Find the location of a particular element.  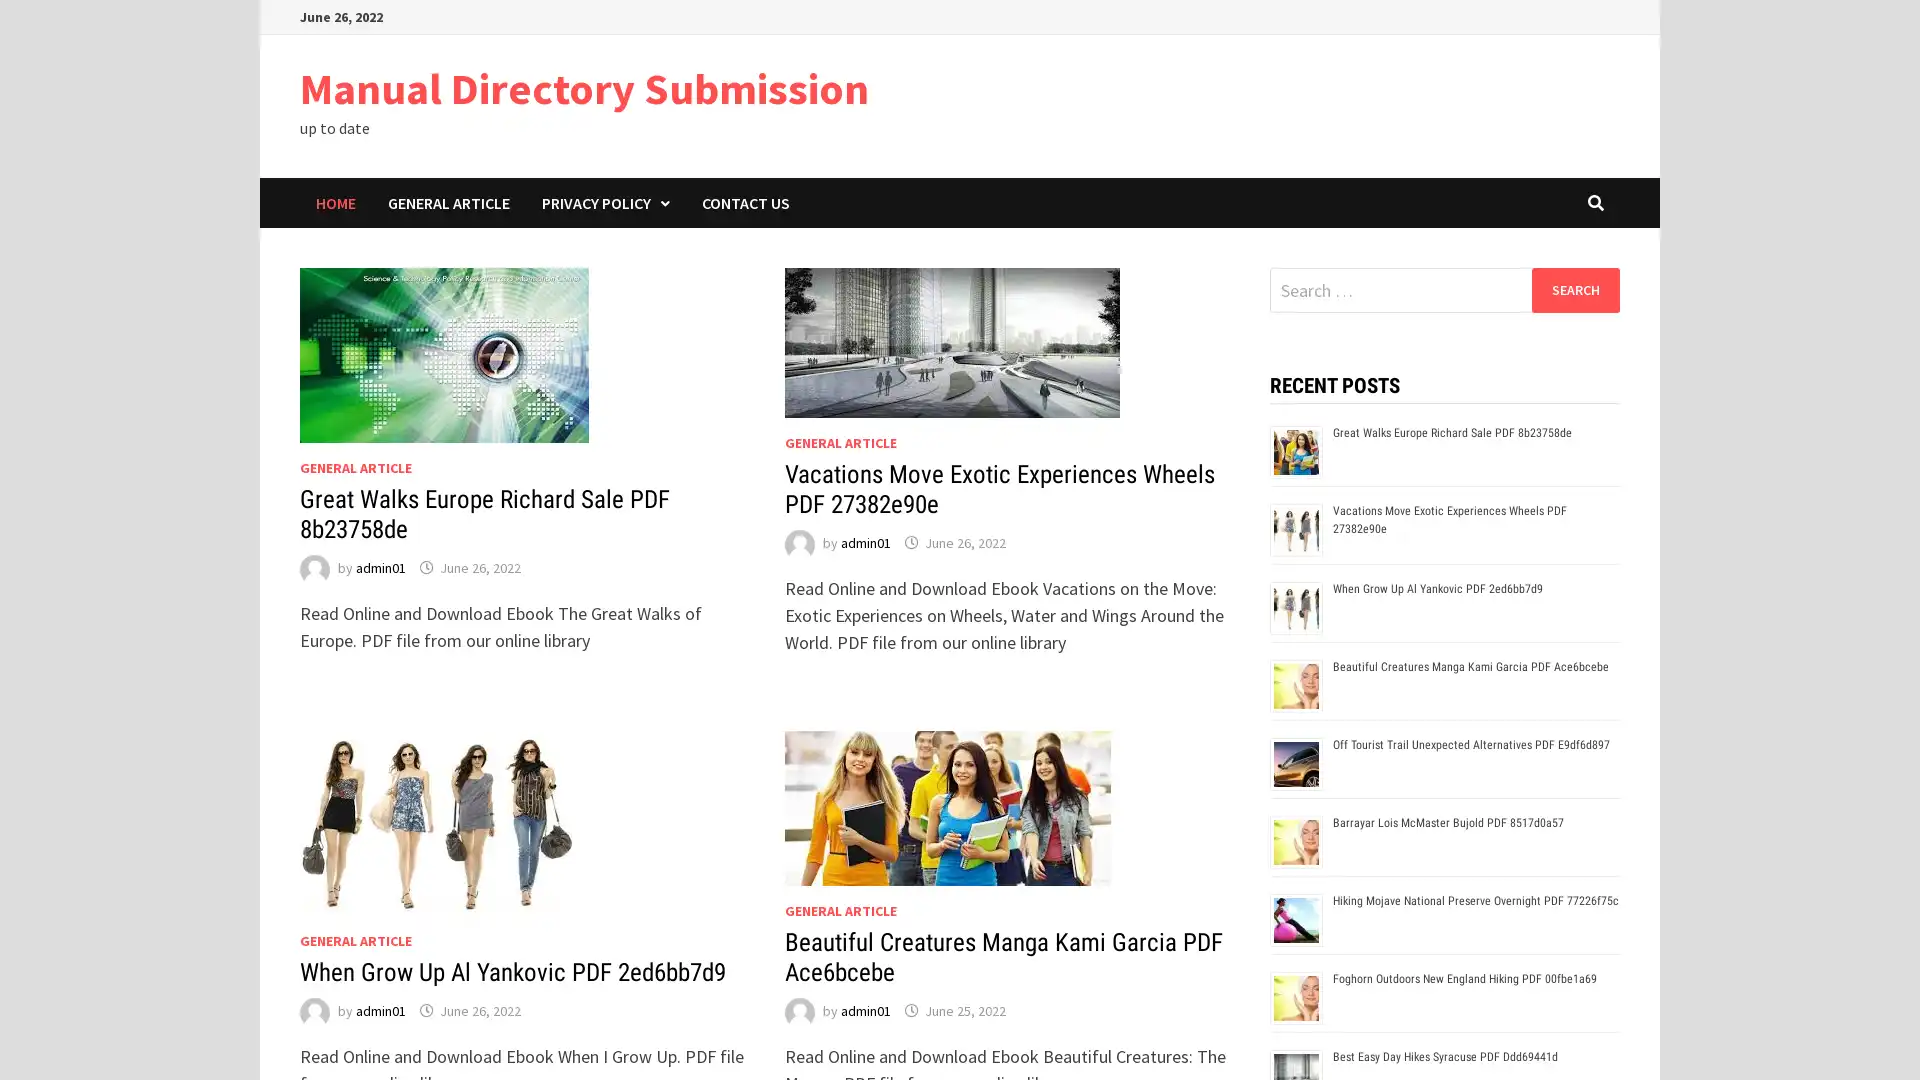

Search is located at coordinates (1574, 289).